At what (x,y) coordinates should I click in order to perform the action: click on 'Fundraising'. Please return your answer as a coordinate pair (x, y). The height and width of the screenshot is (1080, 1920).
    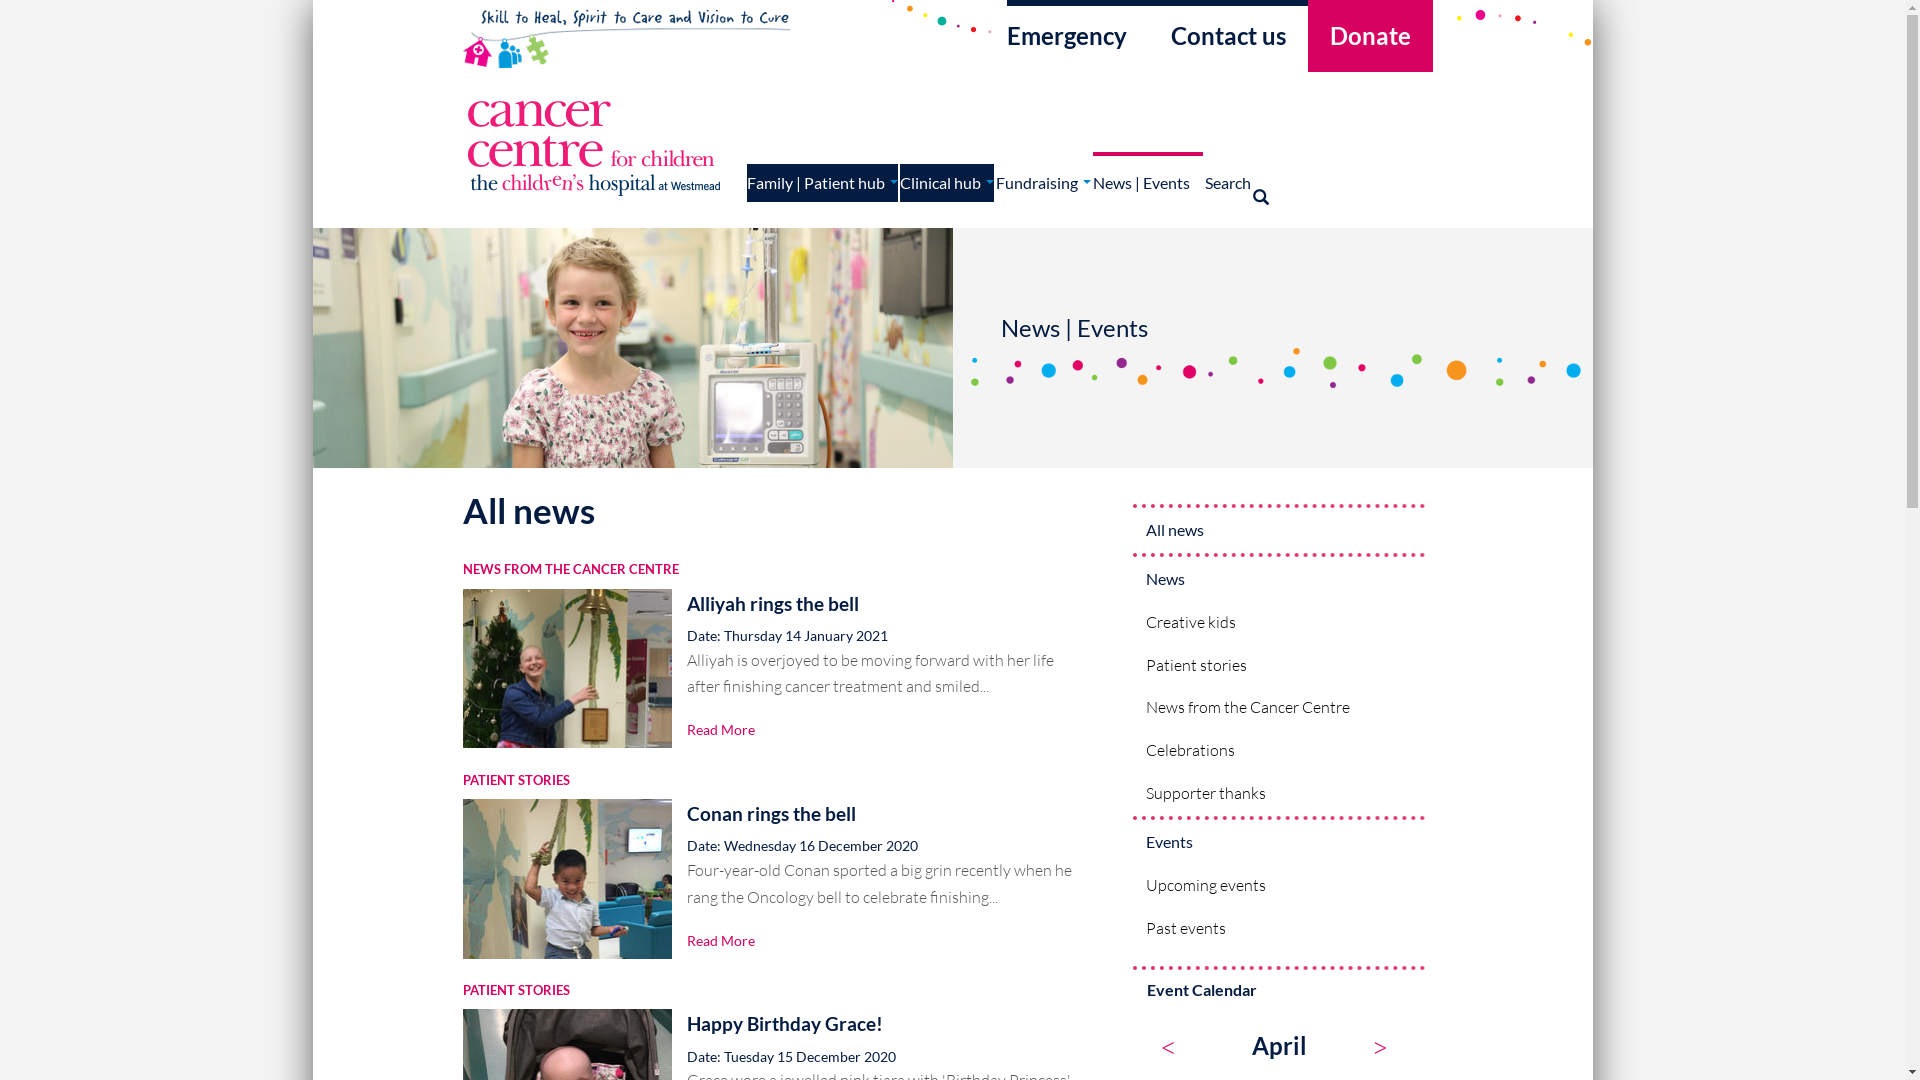
    Looking at the image, I should click on (1042, 176).